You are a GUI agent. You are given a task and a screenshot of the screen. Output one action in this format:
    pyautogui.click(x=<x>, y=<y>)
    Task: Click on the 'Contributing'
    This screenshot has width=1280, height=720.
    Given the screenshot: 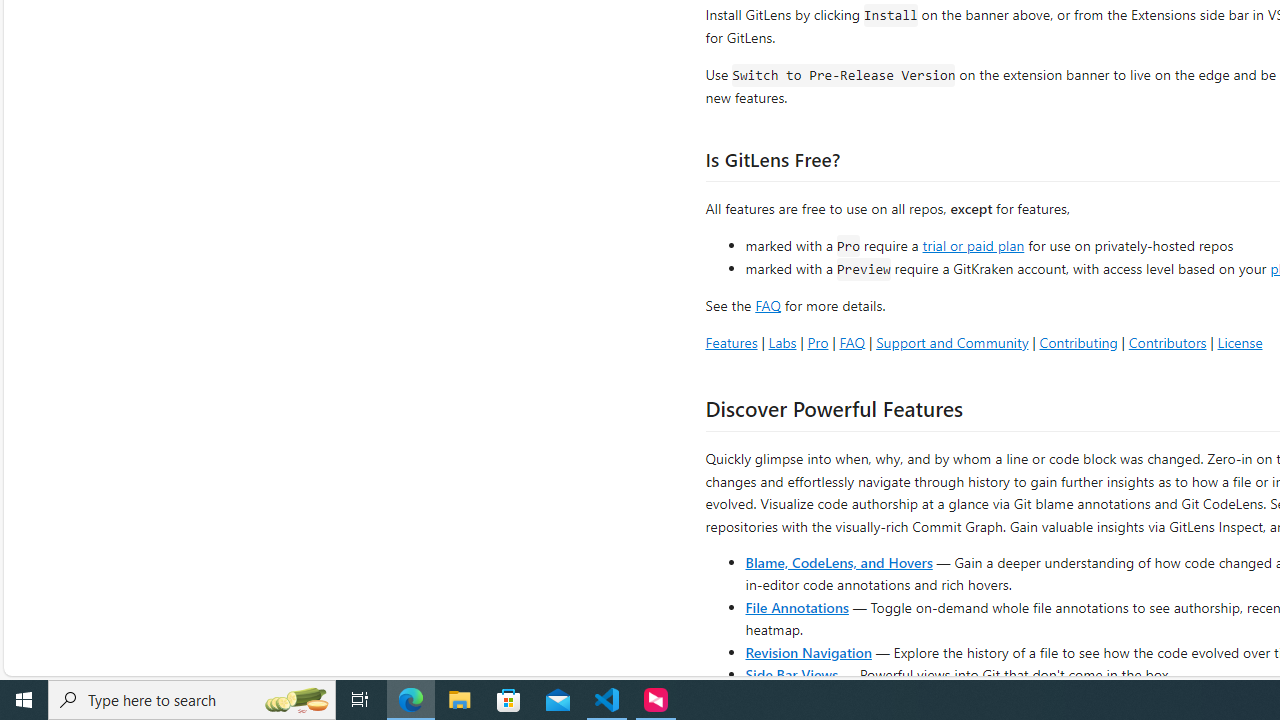 What is the action you would take?
    pyautogui.click(x=1077, y=341)
    